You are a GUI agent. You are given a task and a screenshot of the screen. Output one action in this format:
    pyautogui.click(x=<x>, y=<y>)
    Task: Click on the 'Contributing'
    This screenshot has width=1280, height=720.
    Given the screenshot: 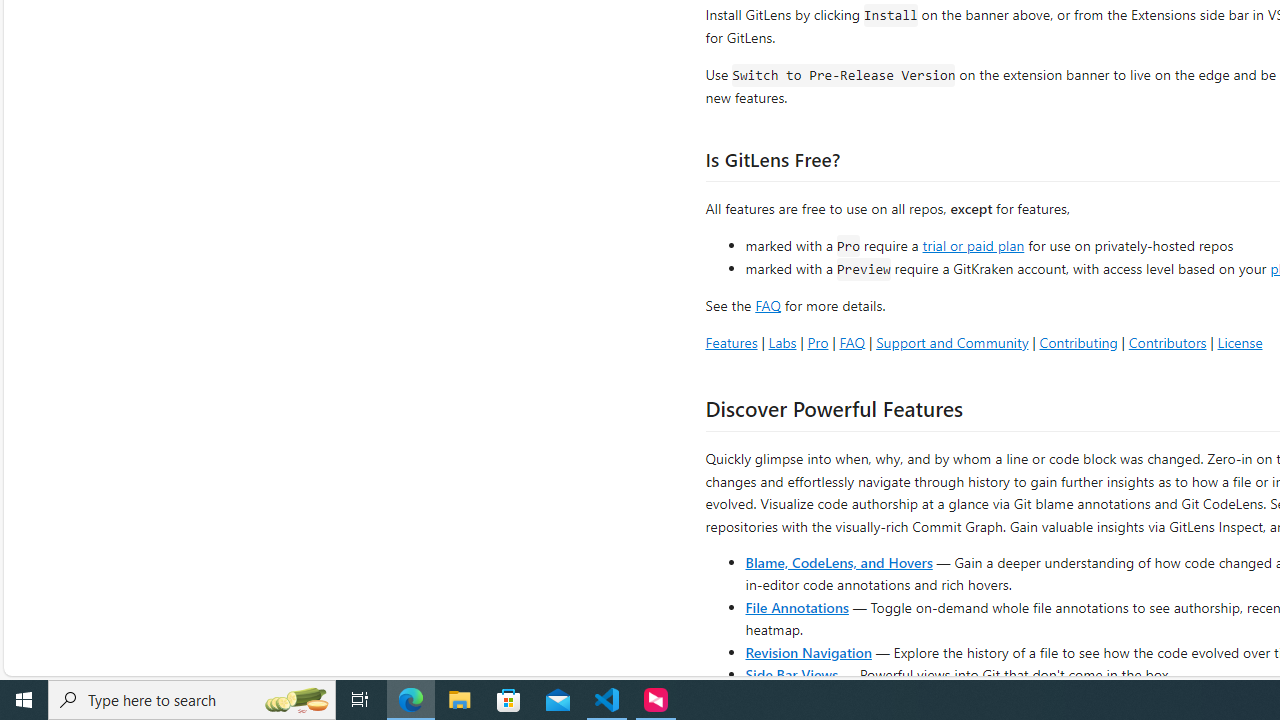 What is the action you would take?
    pyautogui.click(x=1077, y=341)
    